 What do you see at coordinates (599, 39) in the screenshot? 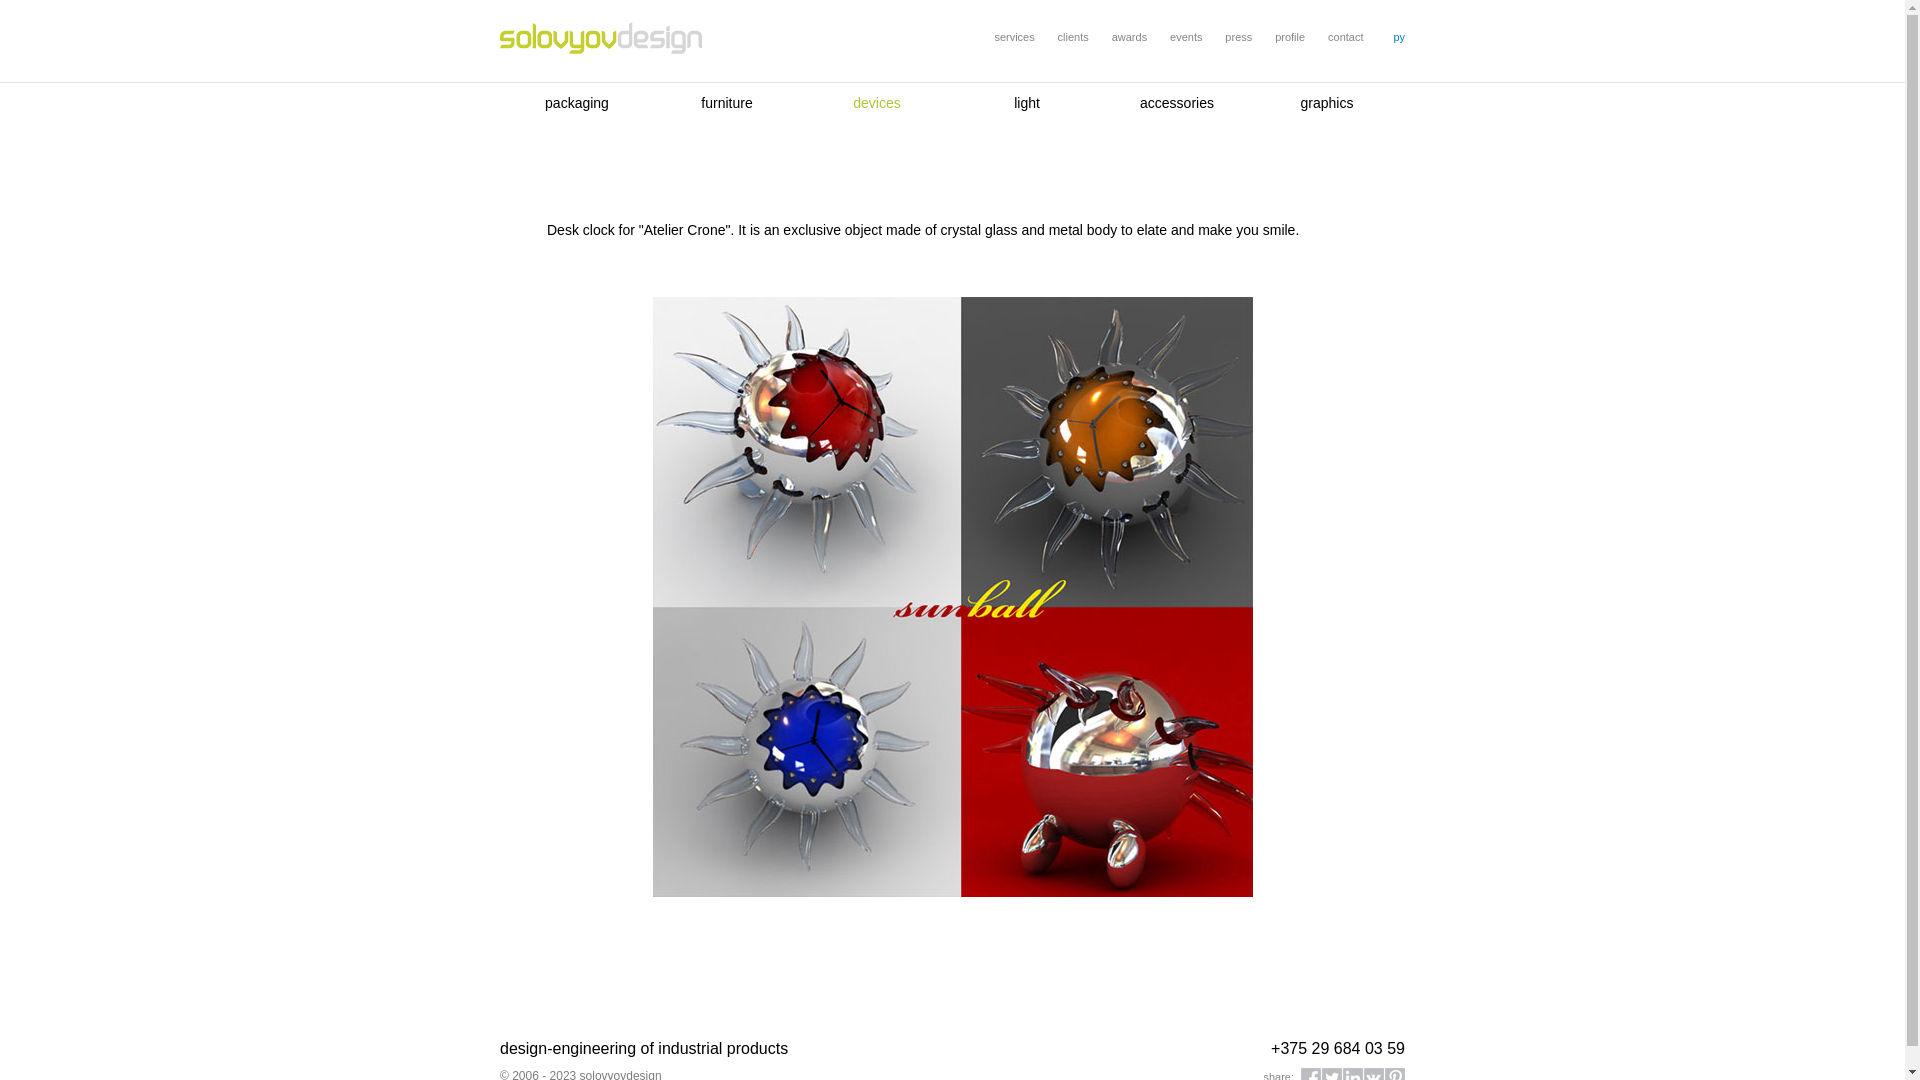
I see `'SOLOVYOVDESIGN'` at bounding box center [599, 39].